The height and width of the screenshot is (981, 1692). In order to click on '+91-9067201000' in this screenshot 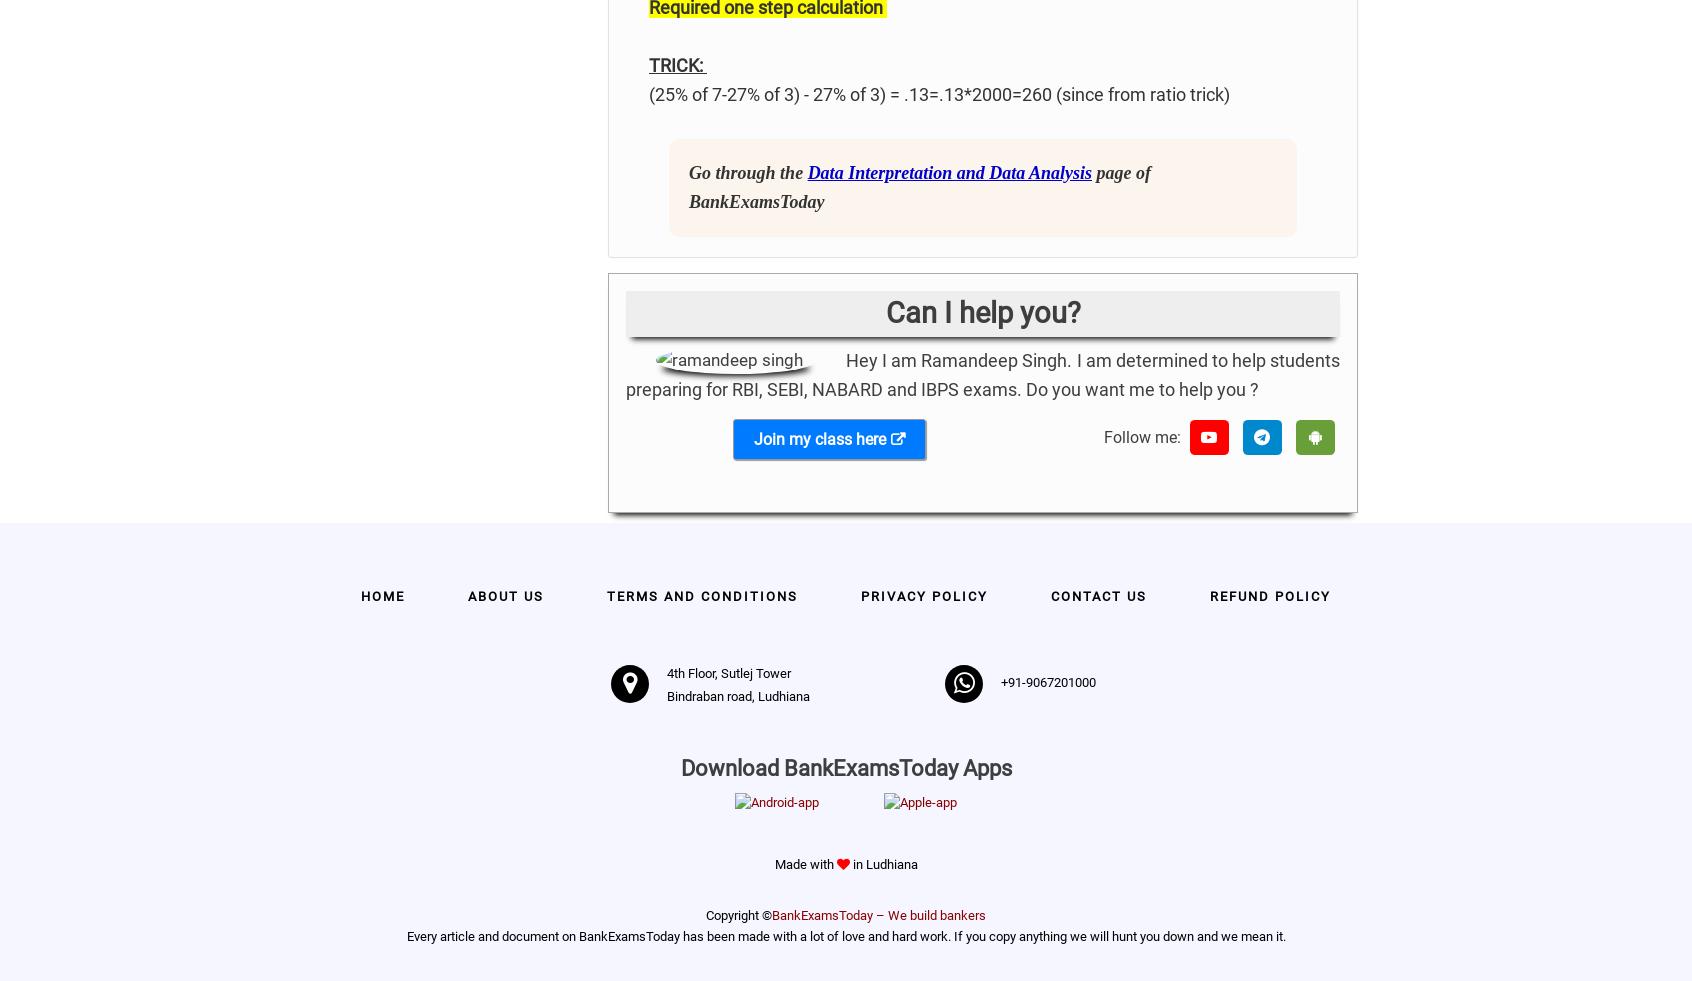, I will do `click(1046, 682)`.